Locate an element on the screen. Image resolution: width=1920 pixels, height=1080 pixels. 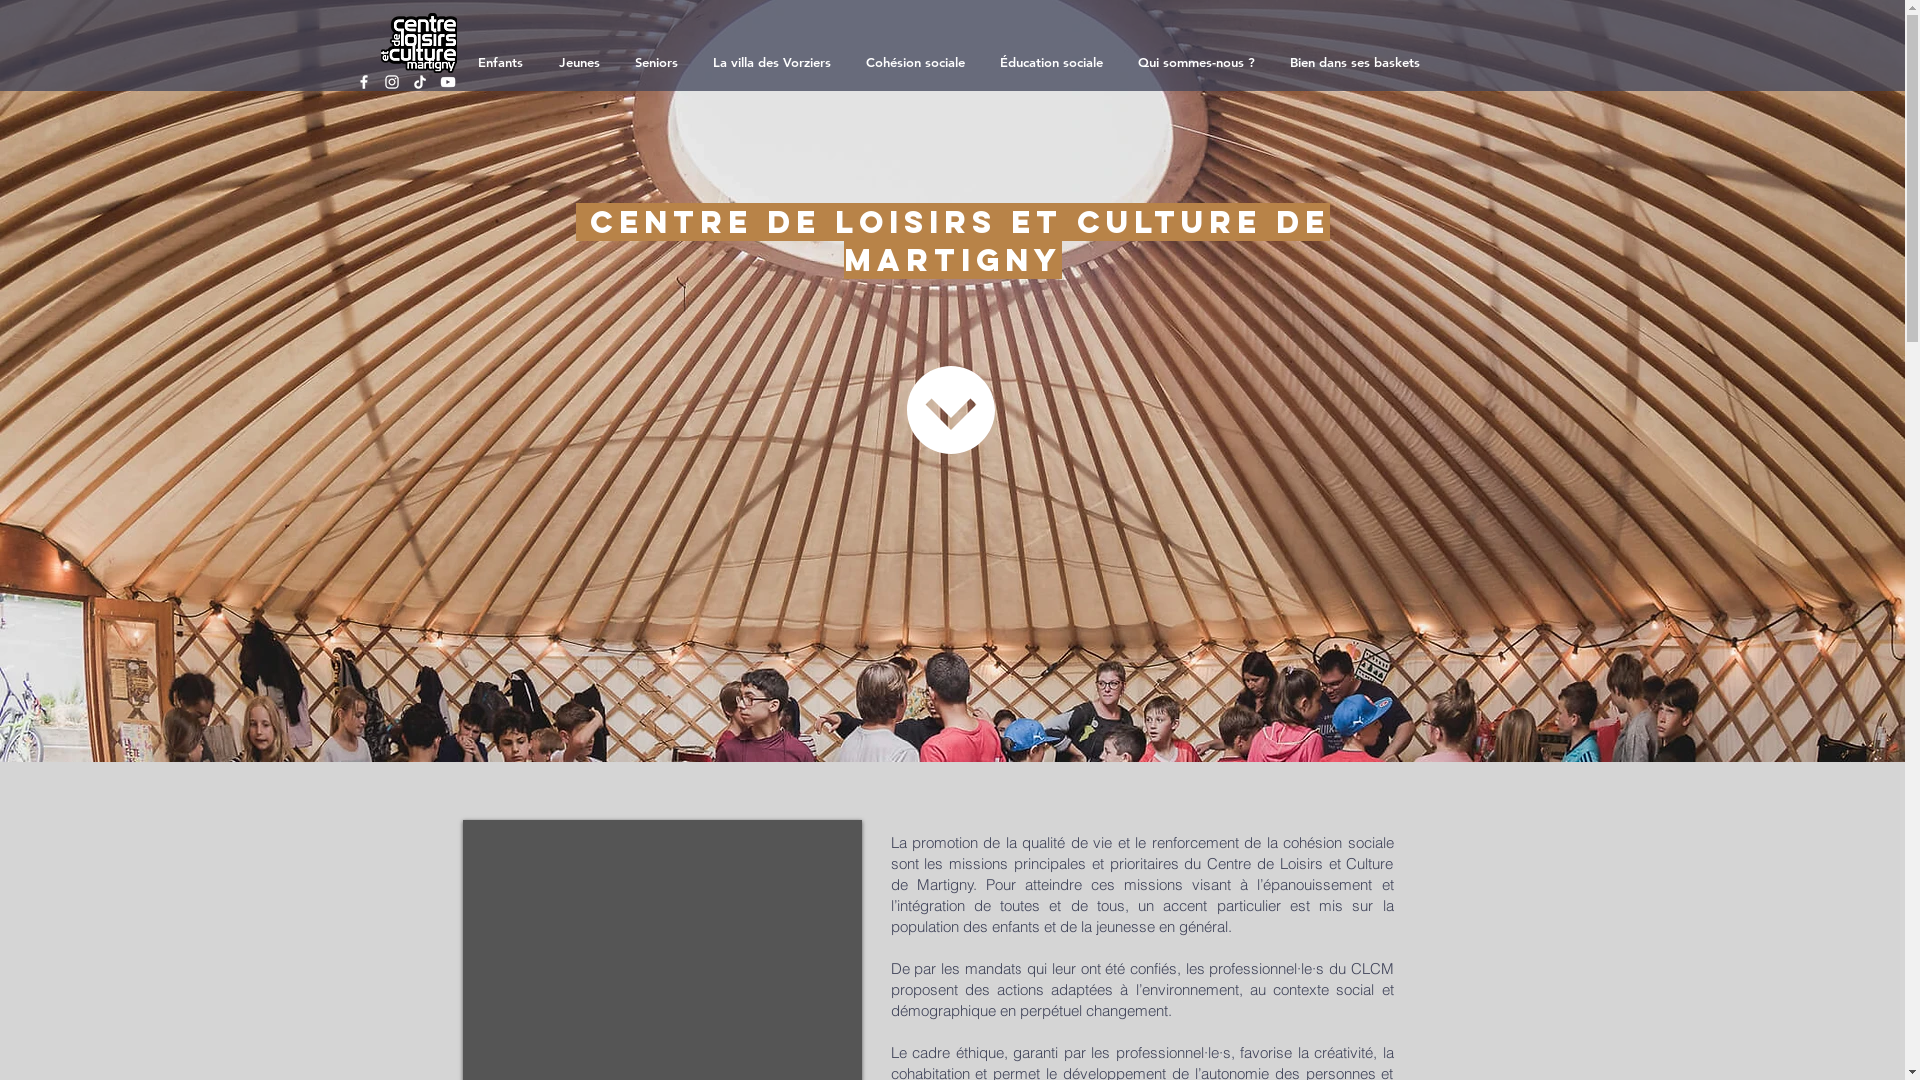
'La villa des Vorziers' is located at coordinates (773, 60).